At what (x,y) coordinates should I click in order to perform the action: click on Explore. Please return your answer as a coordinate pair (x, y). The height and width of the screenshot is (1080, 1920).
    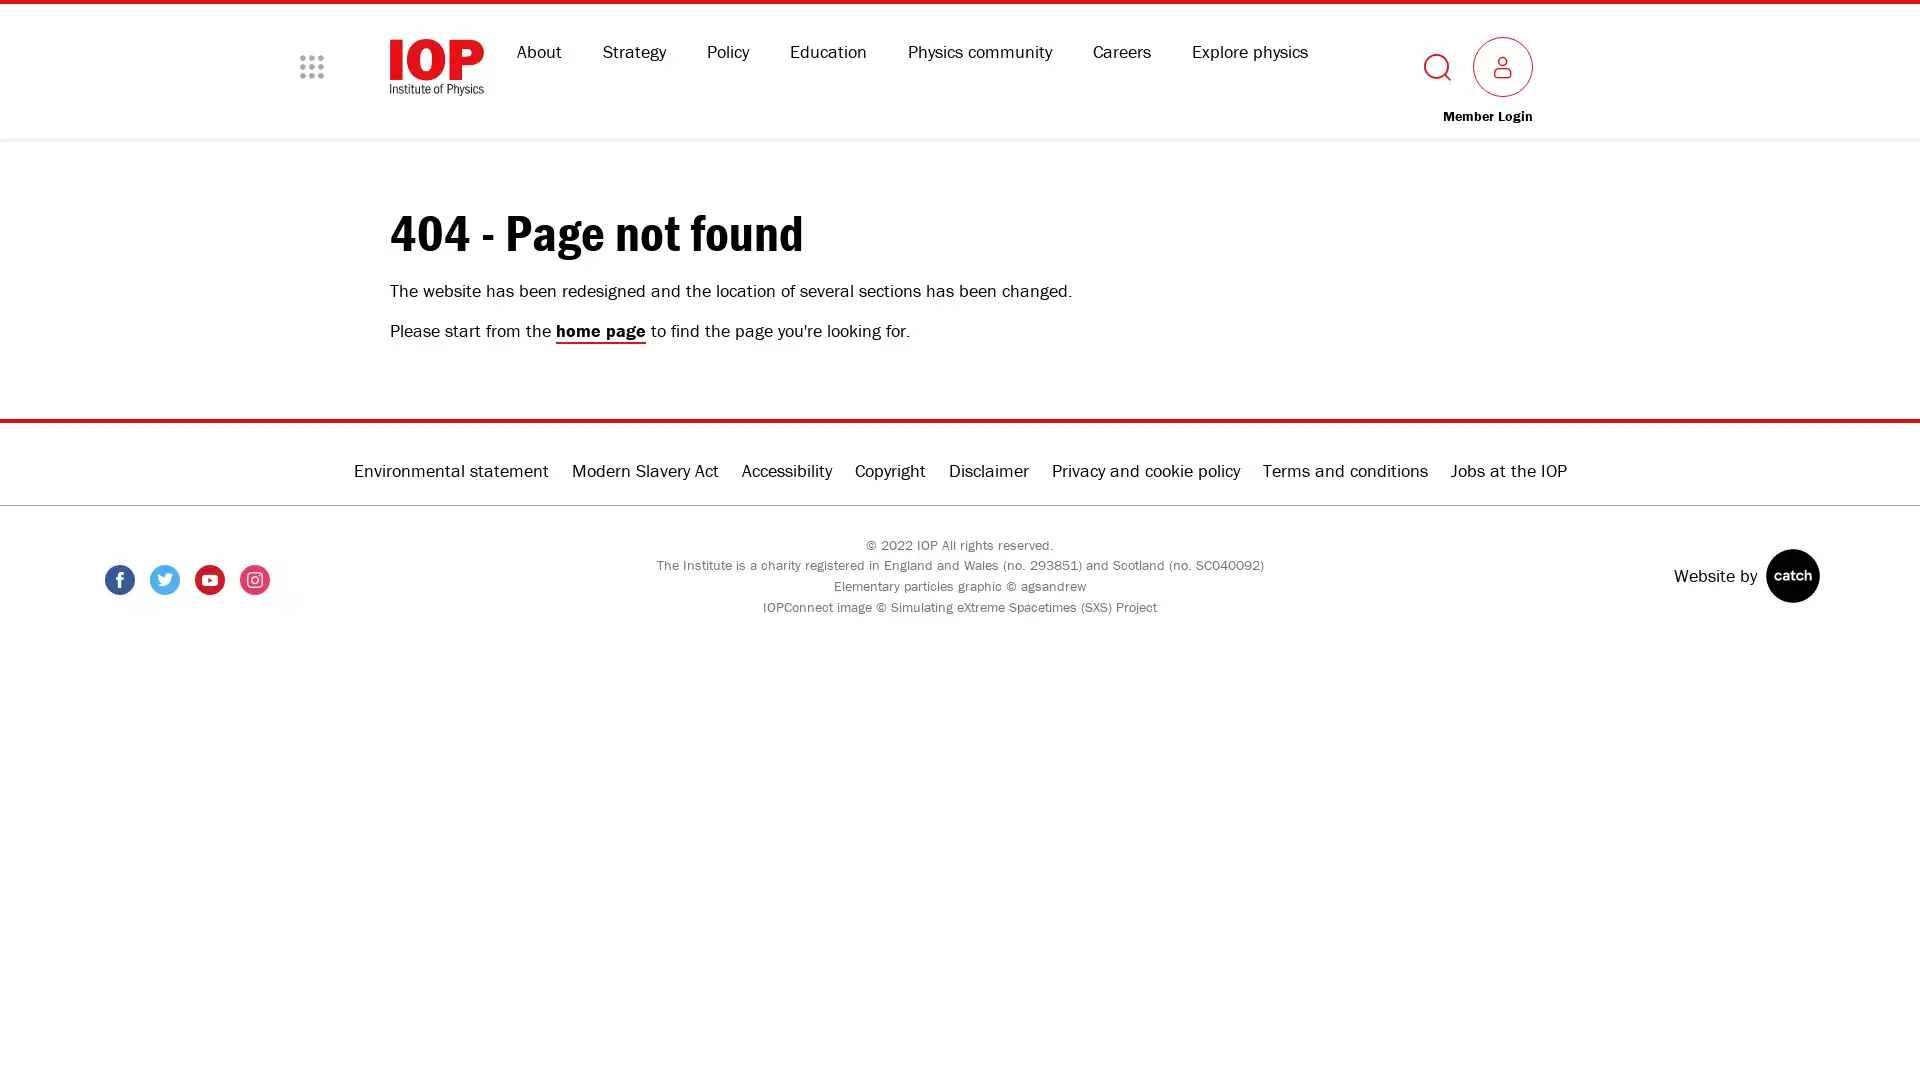
    Looking at the image, I should click on (311, 65).